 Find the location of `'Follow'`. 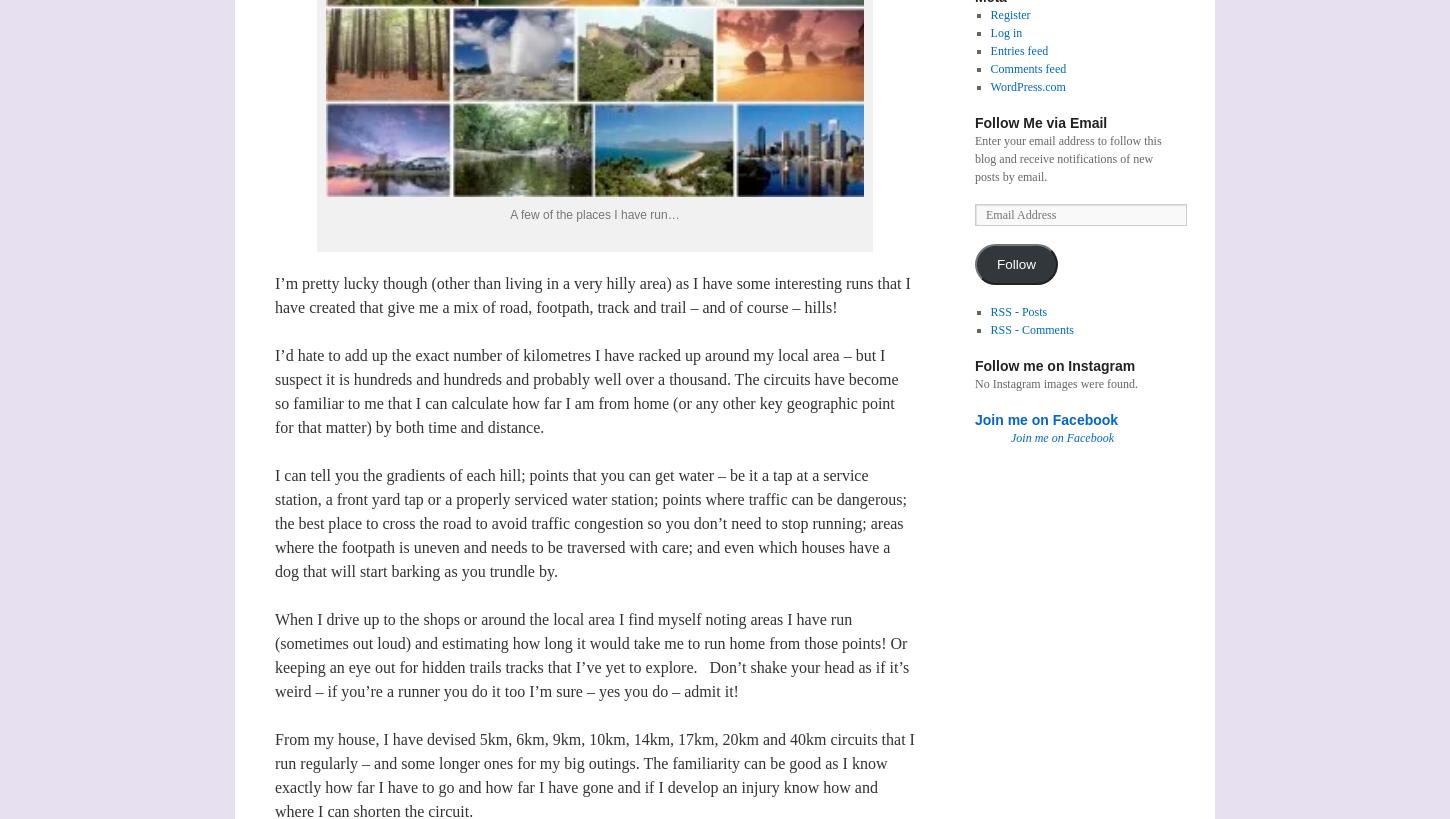

'Follow' is located at coordinates (1016, 263).